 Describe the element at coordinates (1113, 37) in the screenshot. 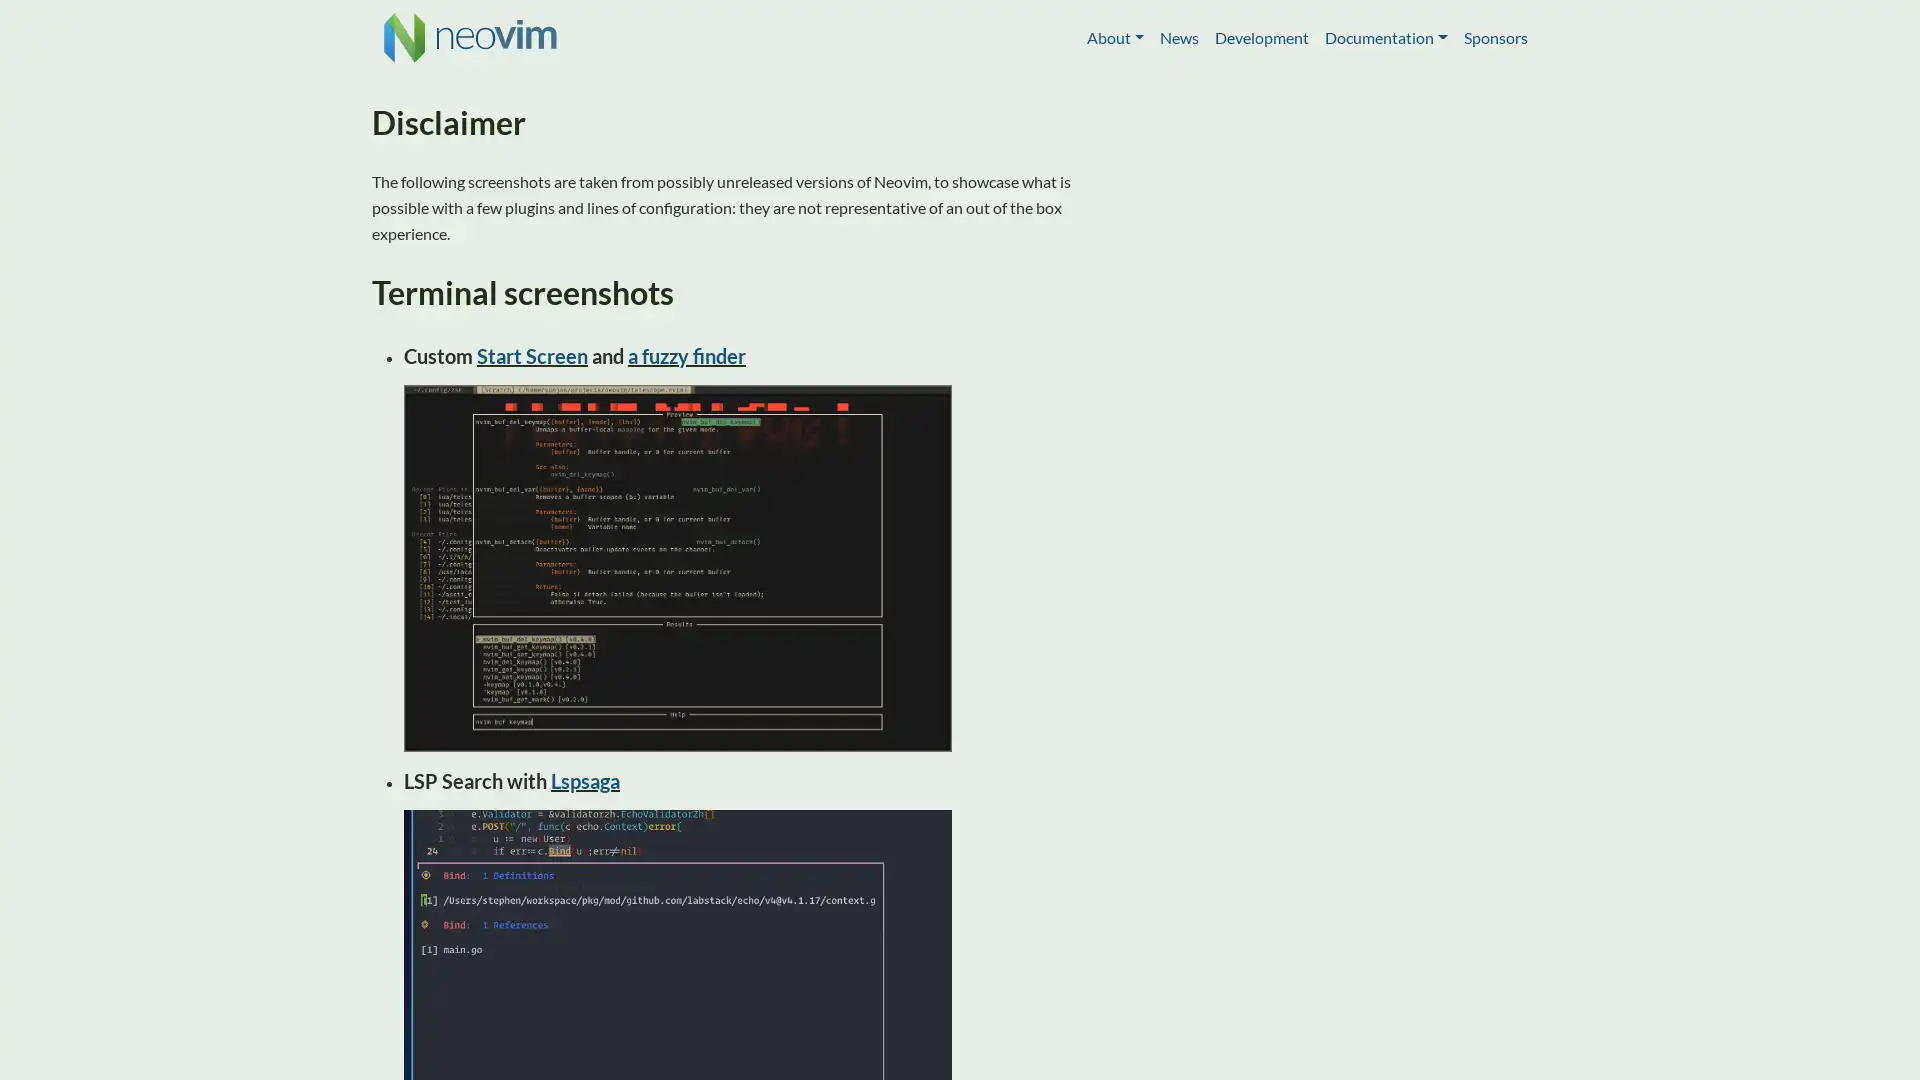

I see `About` at that location.